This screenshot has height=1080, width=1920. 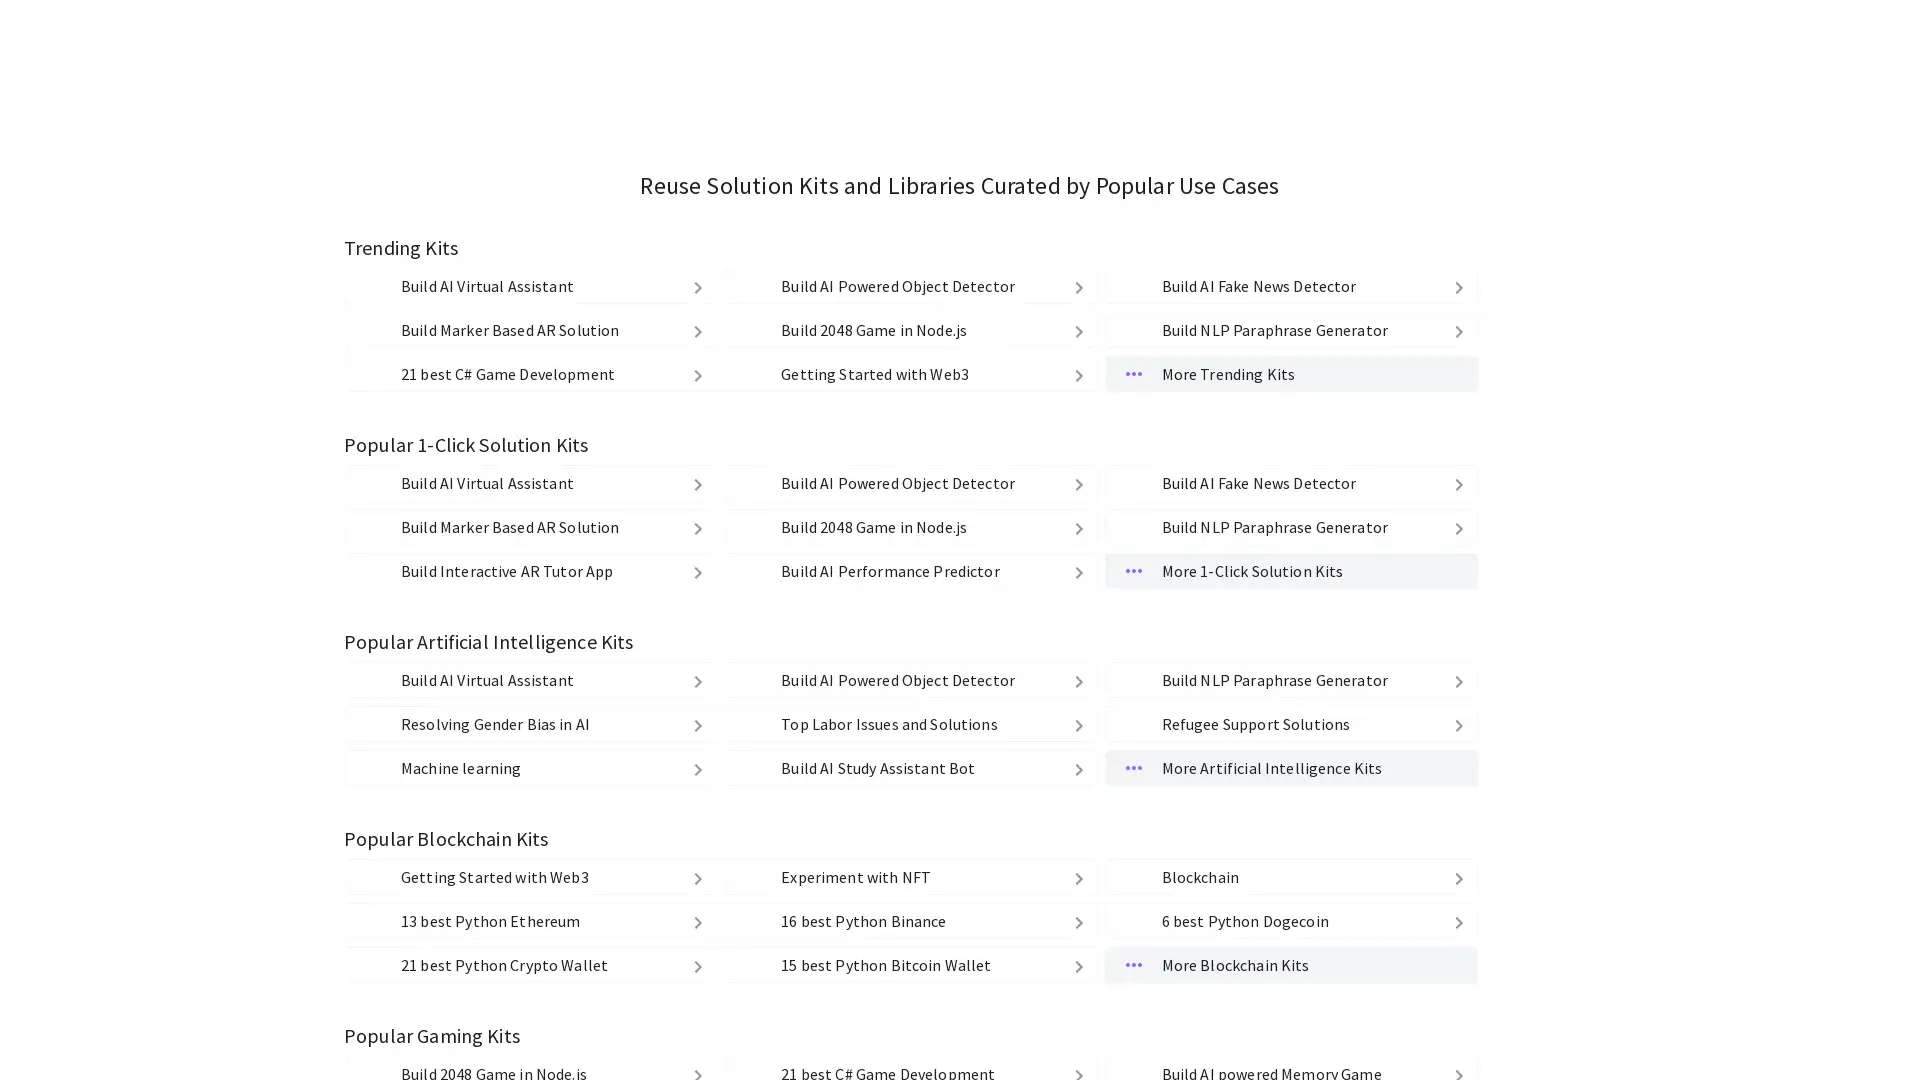 I want to click on Source Code Source Code, so click(x=1135, y=589).